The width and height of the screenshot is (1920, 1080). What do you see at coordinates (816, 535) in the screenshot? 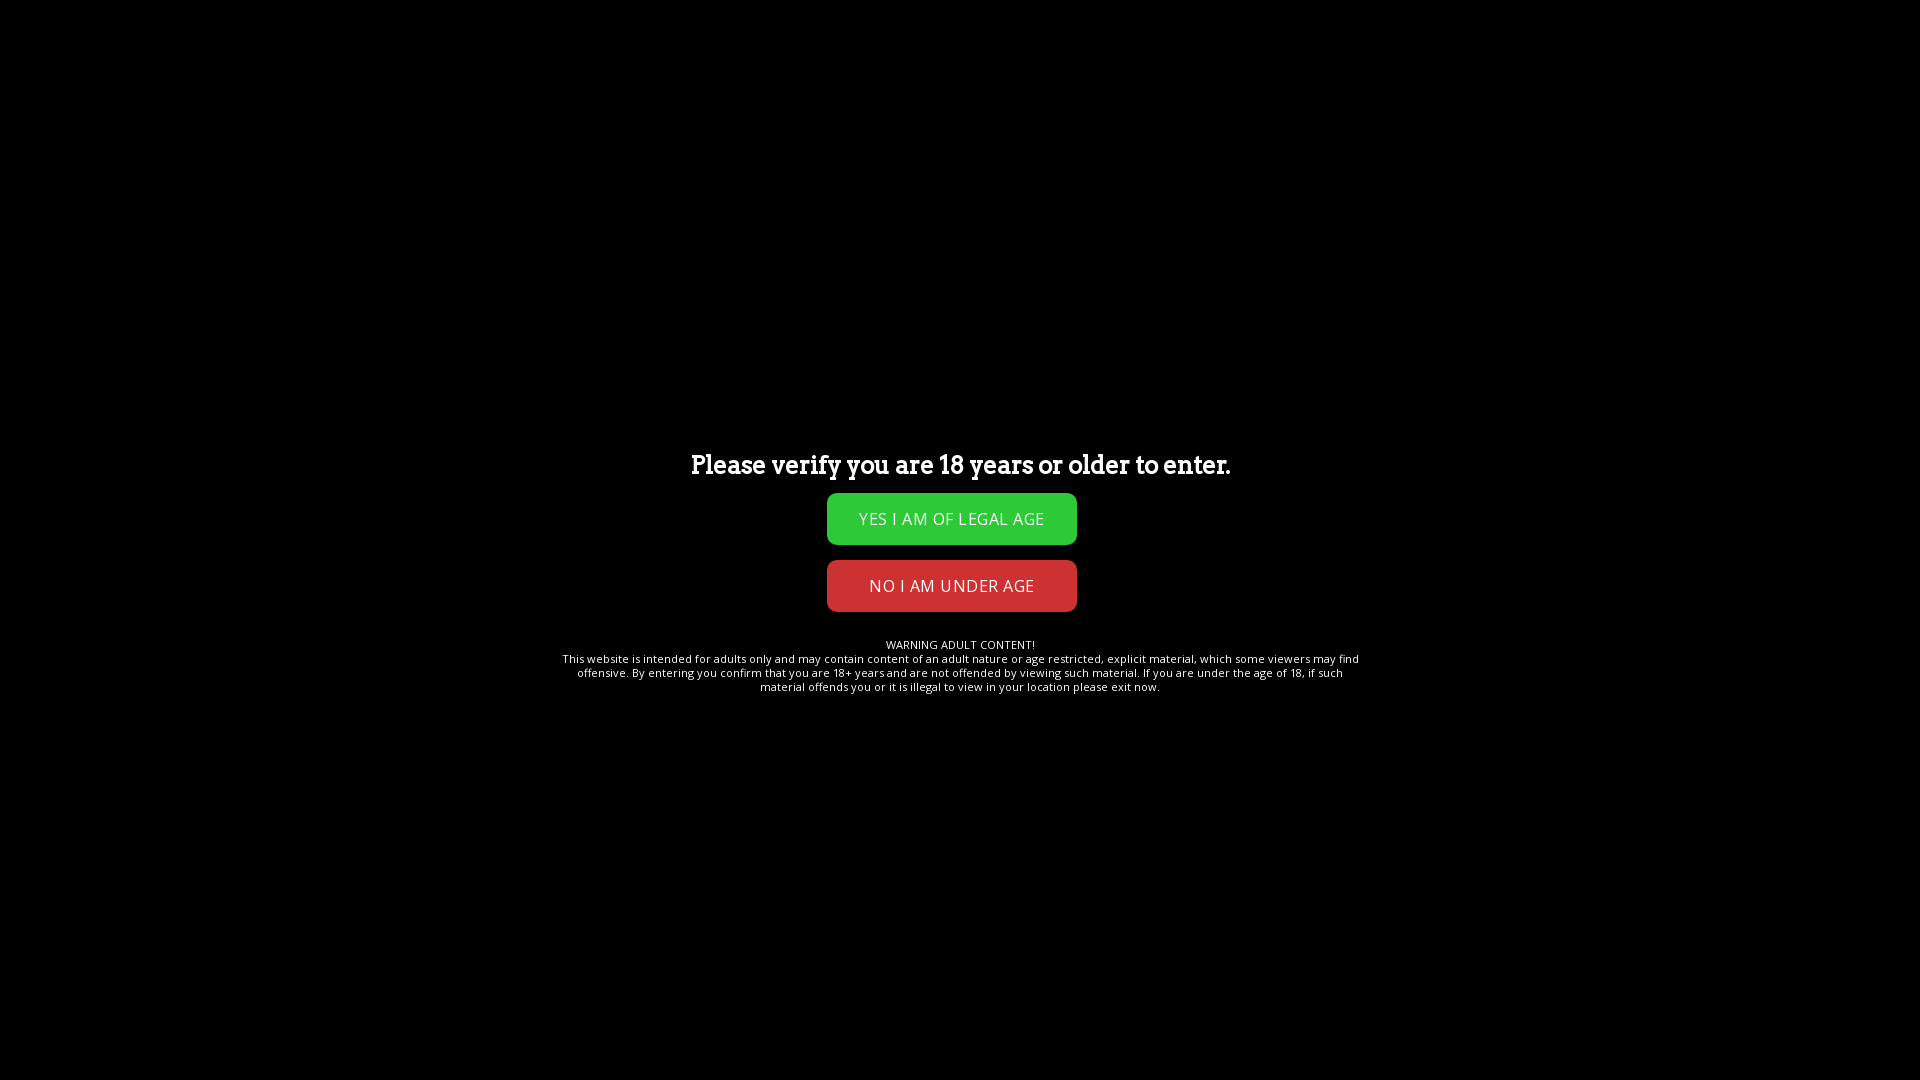
I see `'Pin on Pinterest'` at bounding box center [816, 535].